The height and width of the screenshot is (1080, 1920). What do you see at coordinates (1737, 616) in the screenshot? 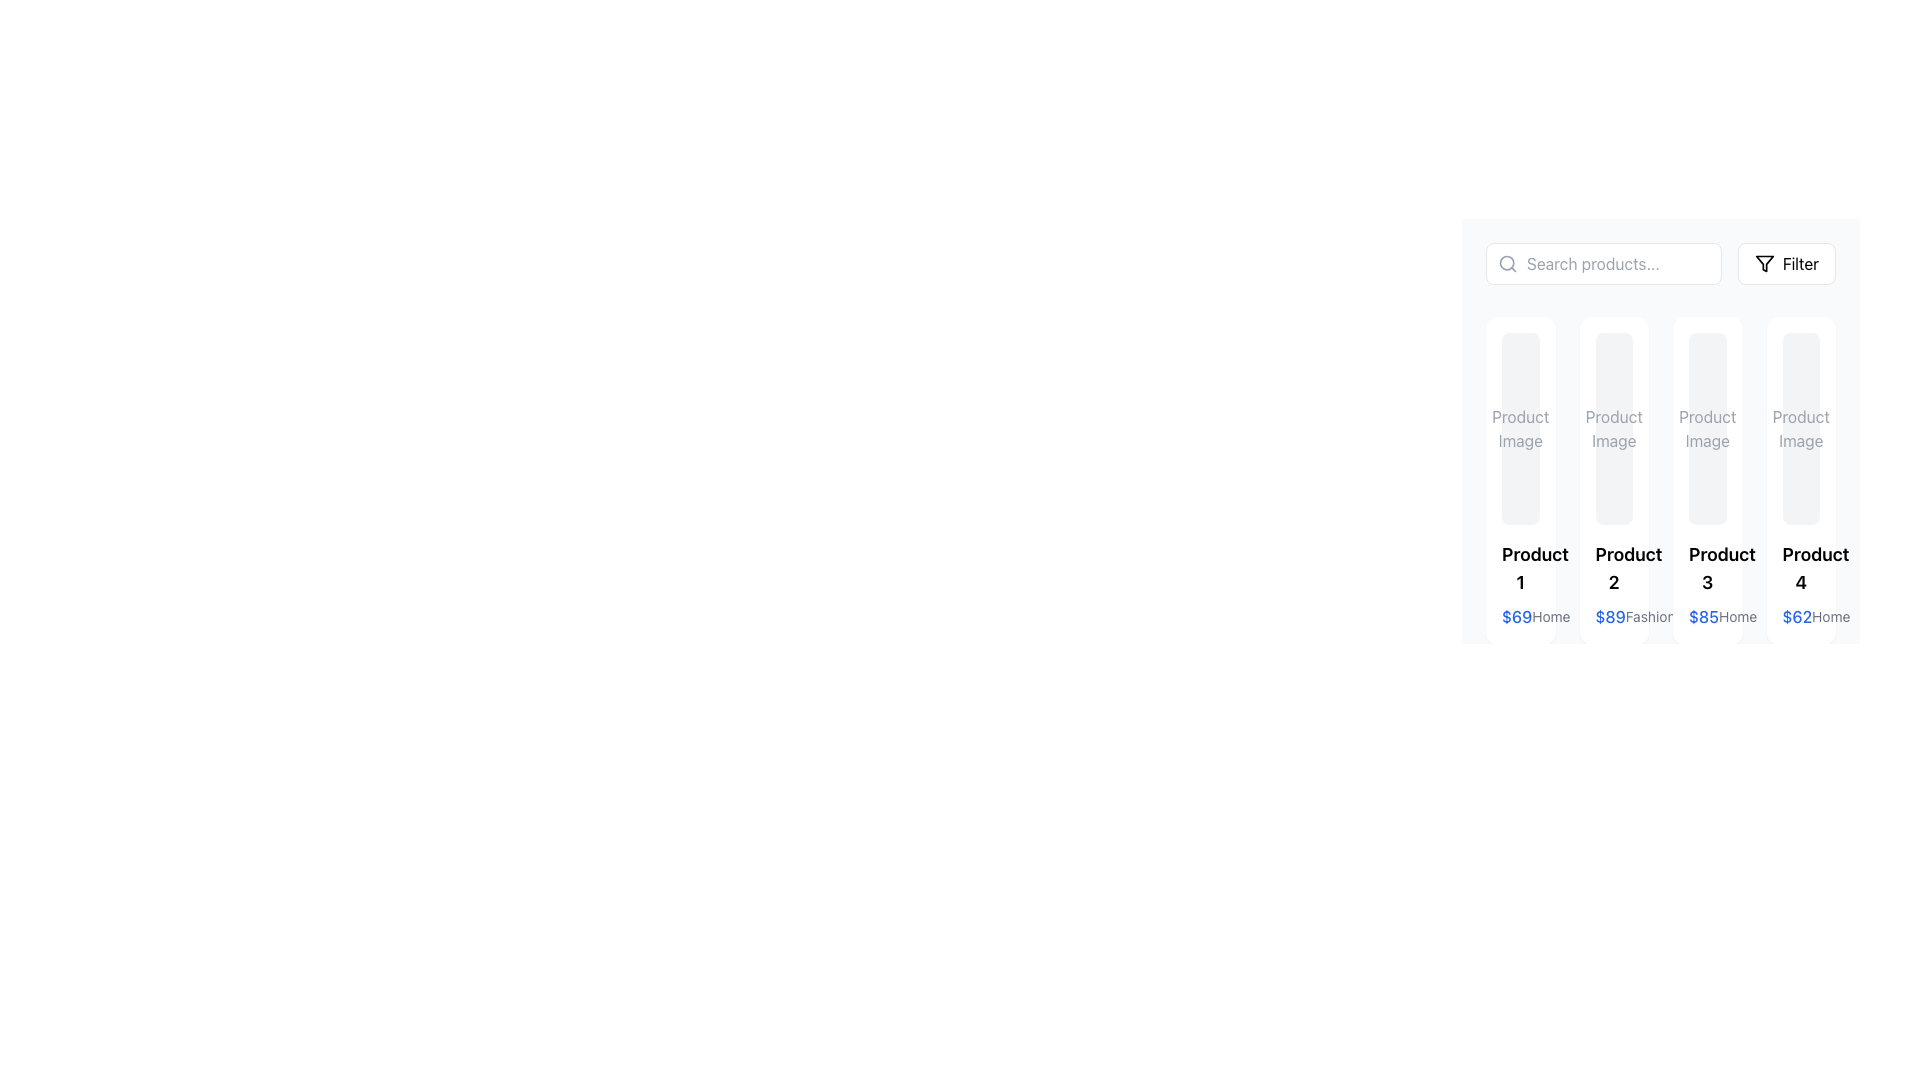
I see `the static text label 'Home' which serves as a category descriptor for 'Product 3', located immediately to the left of the '$85' price label` at bounding box center [1737, 616].